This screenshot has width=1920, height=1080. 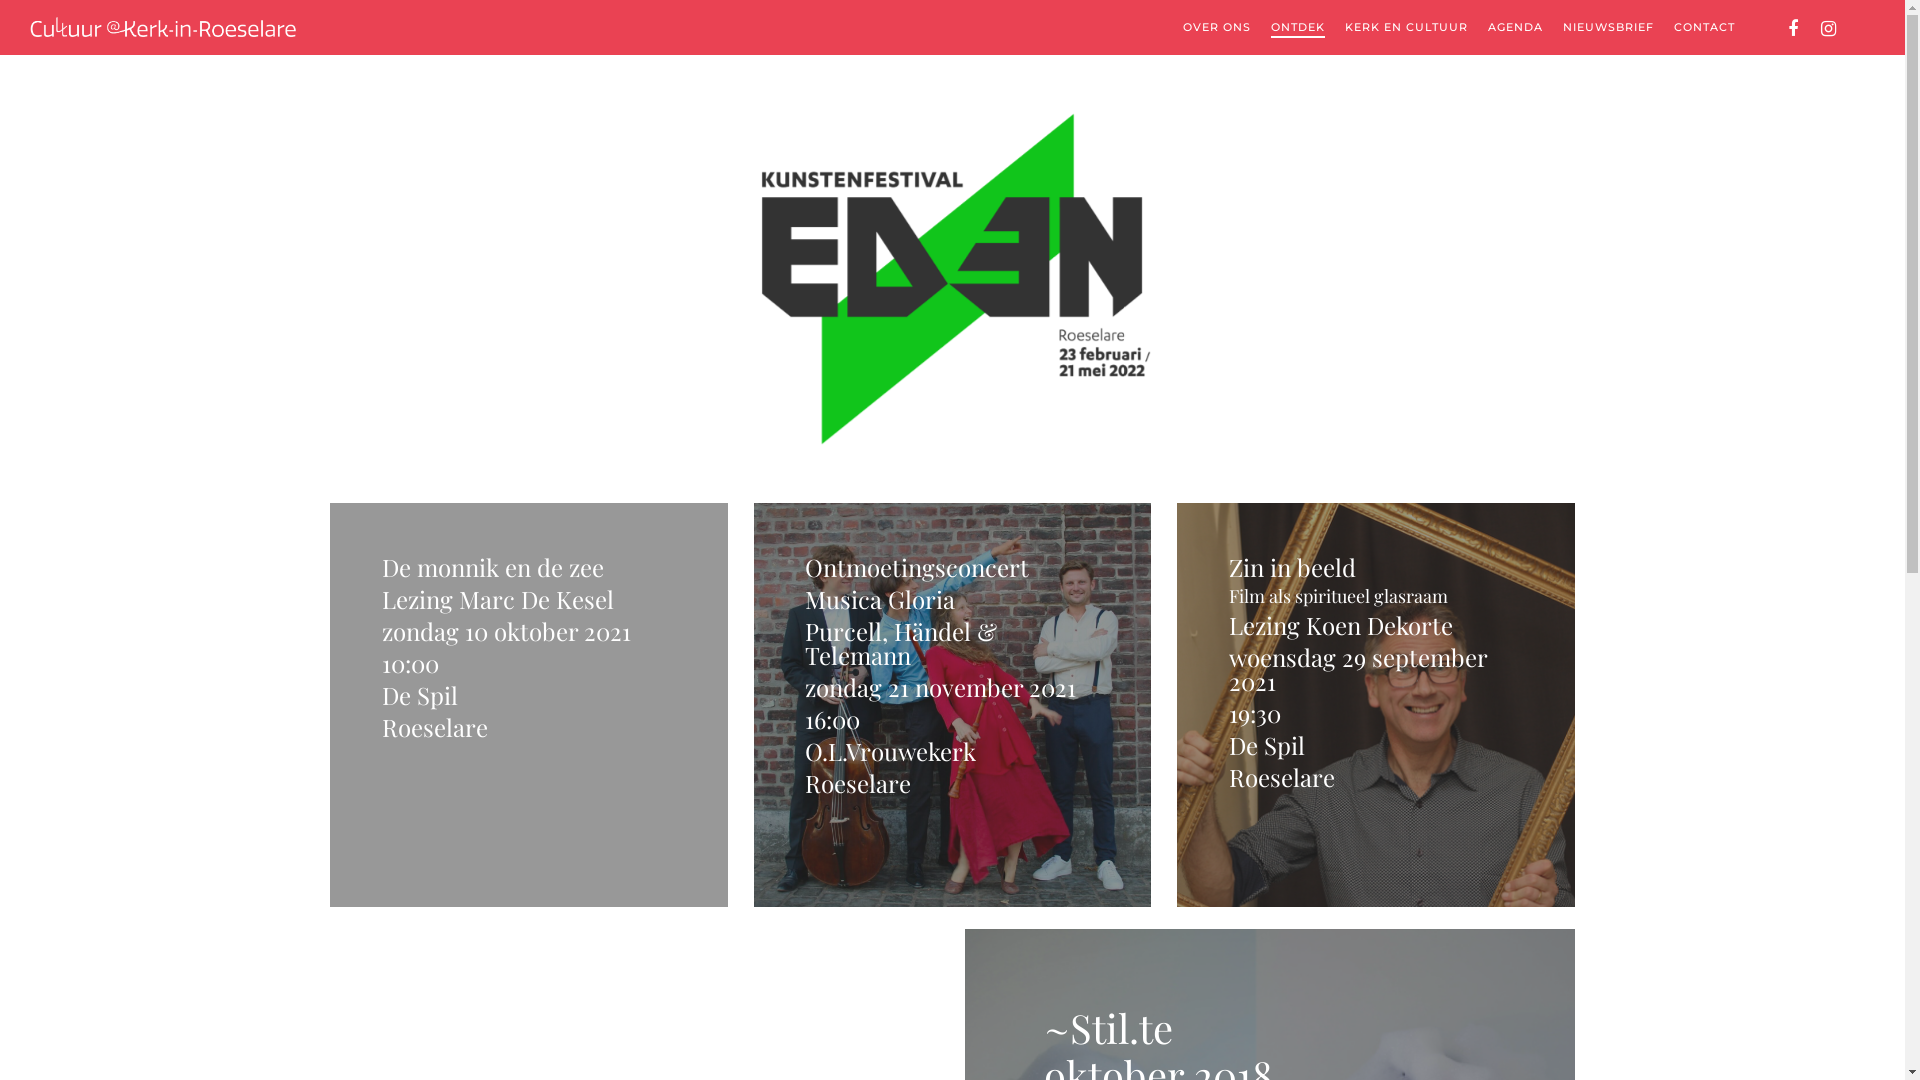 I want to click on 'OVER ONS', so click(x=1216, y=27).